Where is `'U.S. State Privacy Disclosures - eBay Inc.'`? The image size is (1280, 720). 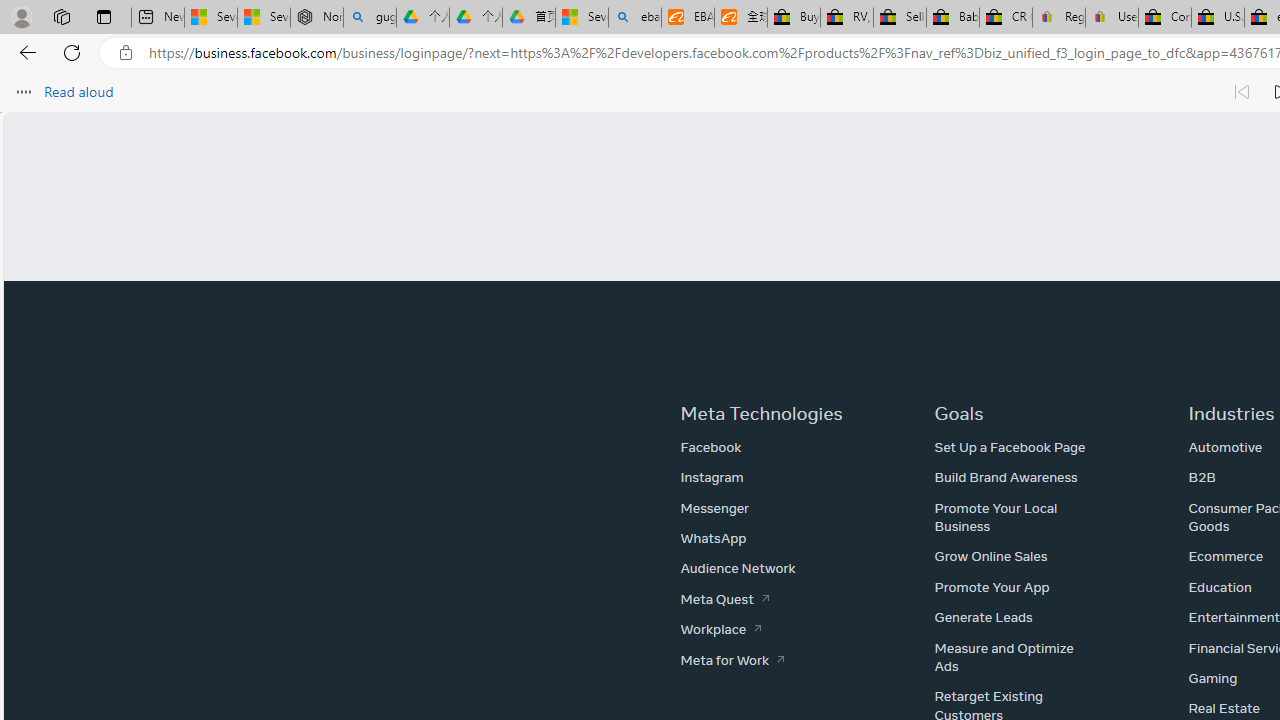
'U.S. State Privacy Disclosures - eBay Inc.' is located at coordinates (1216, 17).